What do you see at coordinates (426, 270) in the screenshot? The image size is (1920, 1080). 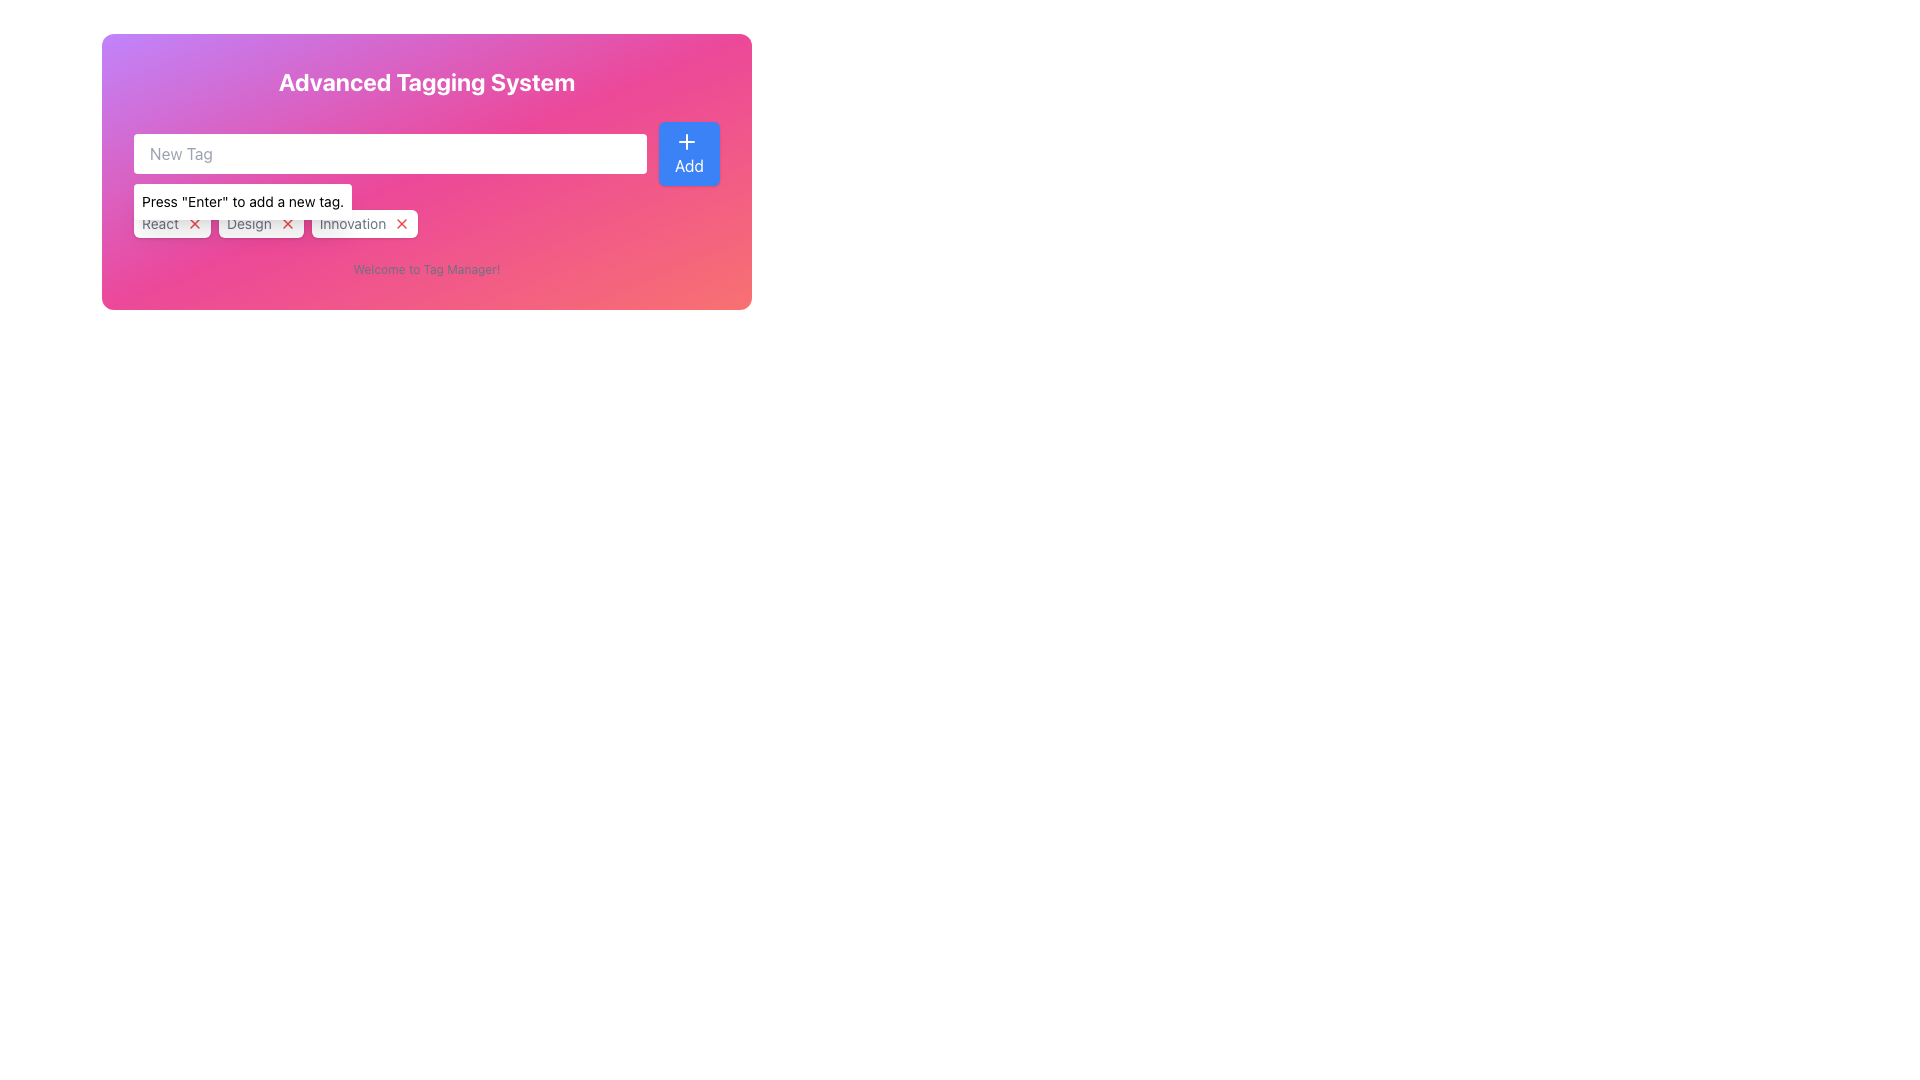 I see `the text label displaying 'Welcome to Tag Manager!' which is styled with a light font in gray color, located at the bottom of the 'Advanced Tagging System' section` at bounding box center [426, 270].